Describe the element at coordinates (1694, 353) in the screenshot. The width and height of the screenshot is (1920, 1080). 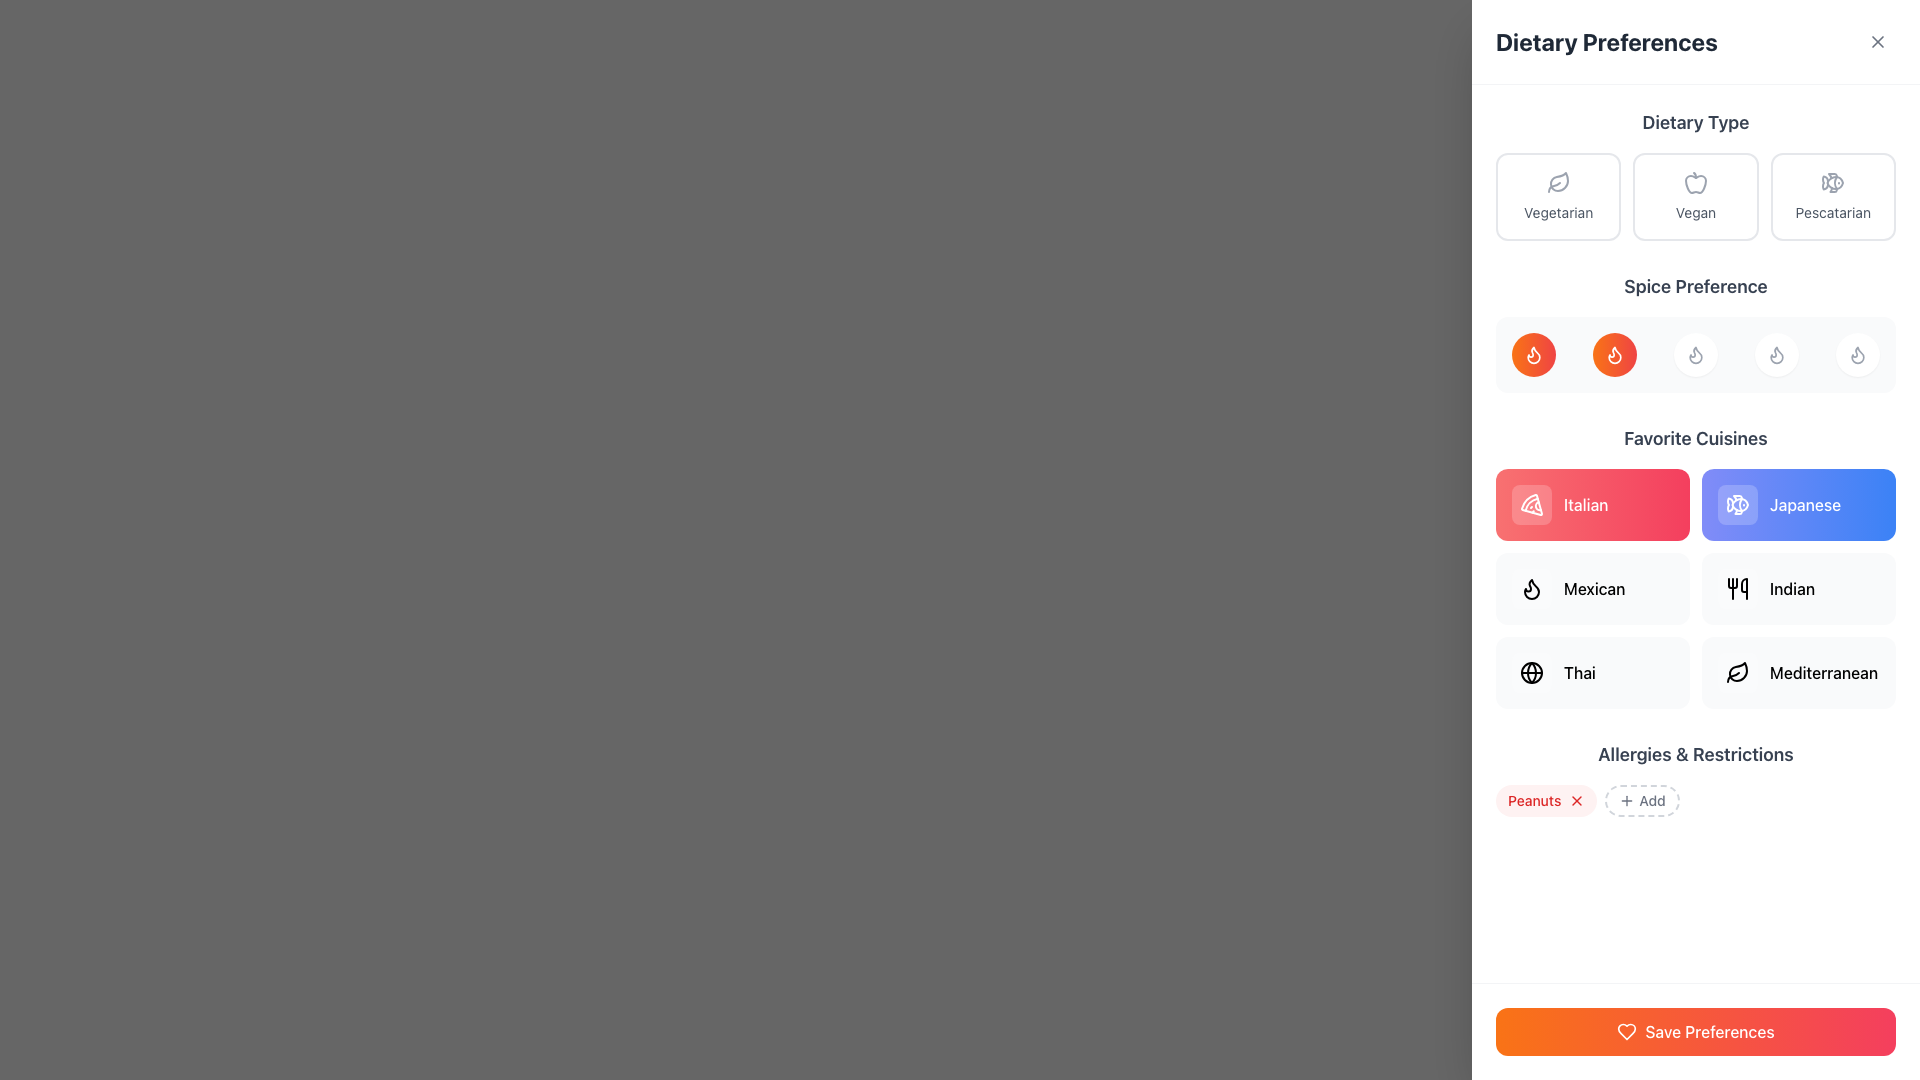
I see `the circular button with a white background and a light gray flame icon` at that location.